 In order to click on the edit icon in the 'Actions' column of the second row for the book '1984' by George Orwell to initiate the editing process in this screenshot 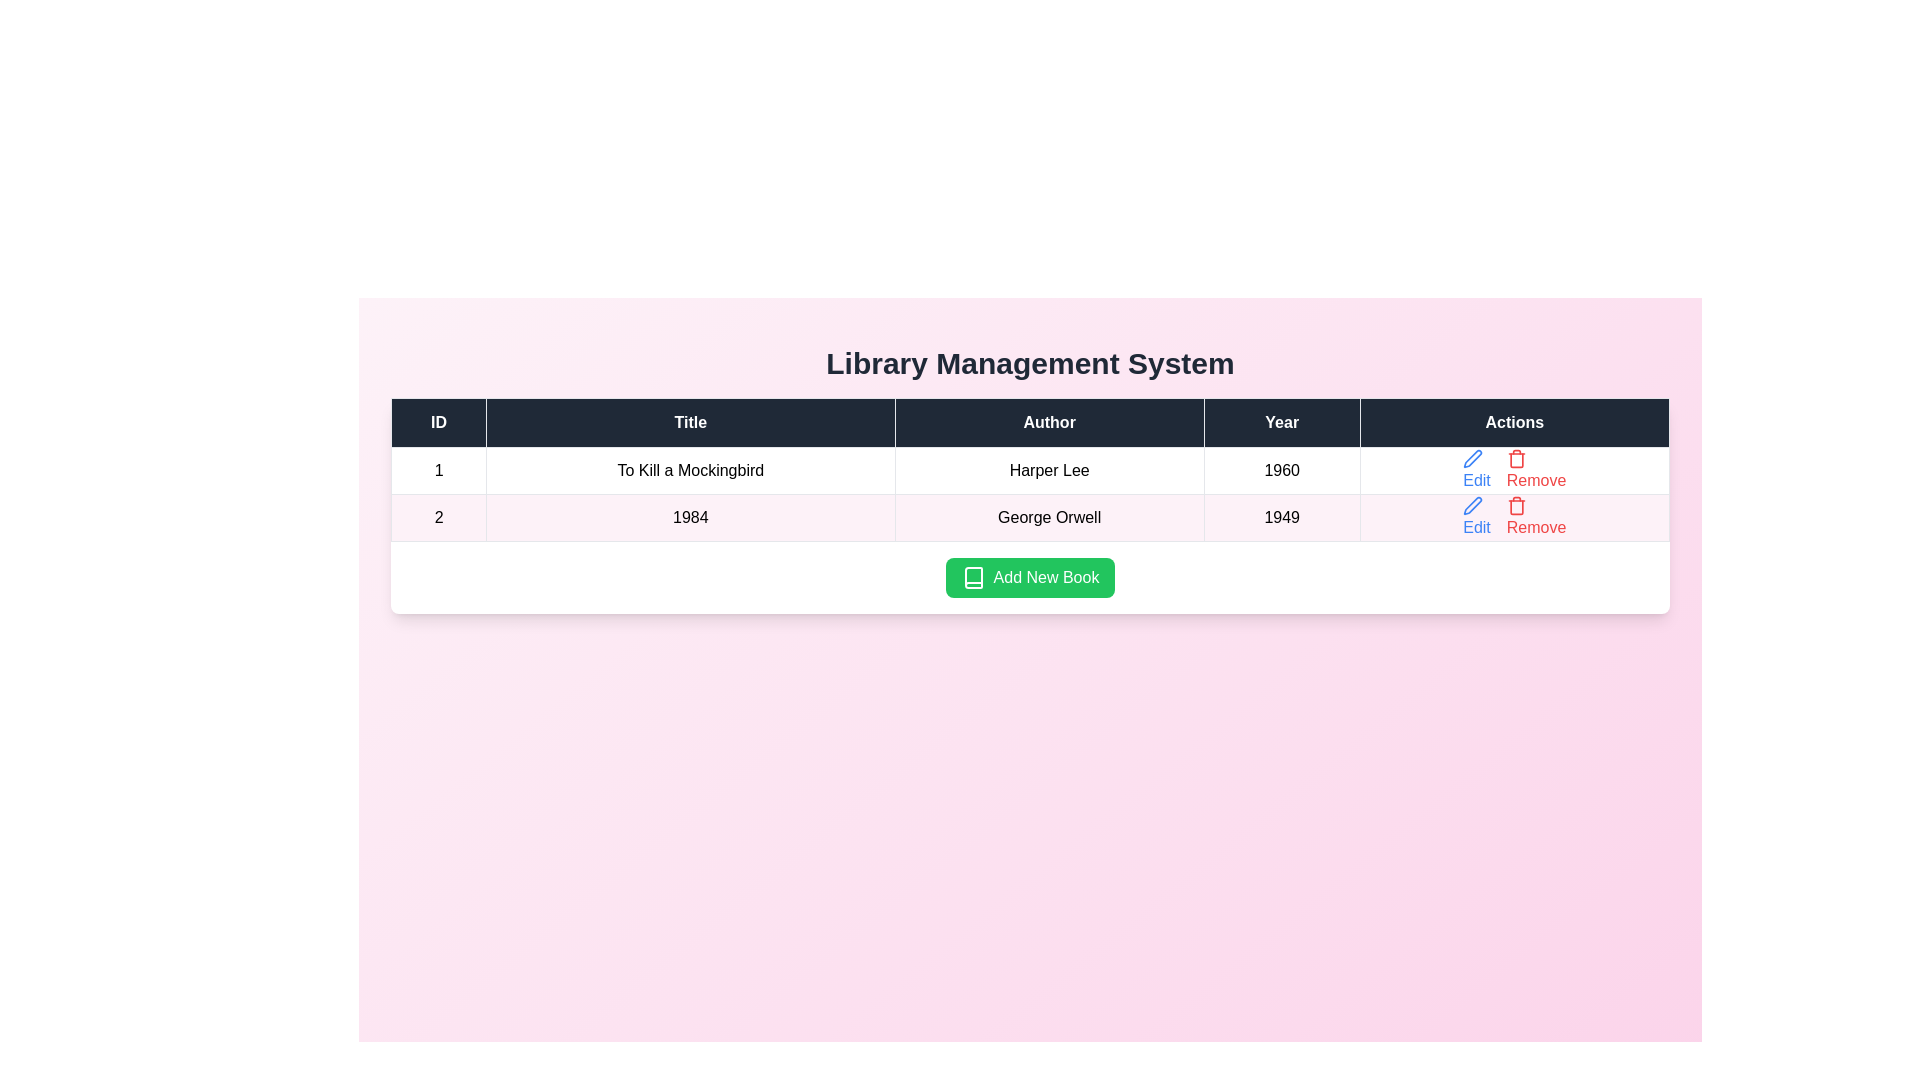, I will do `click(1473, 504)`.